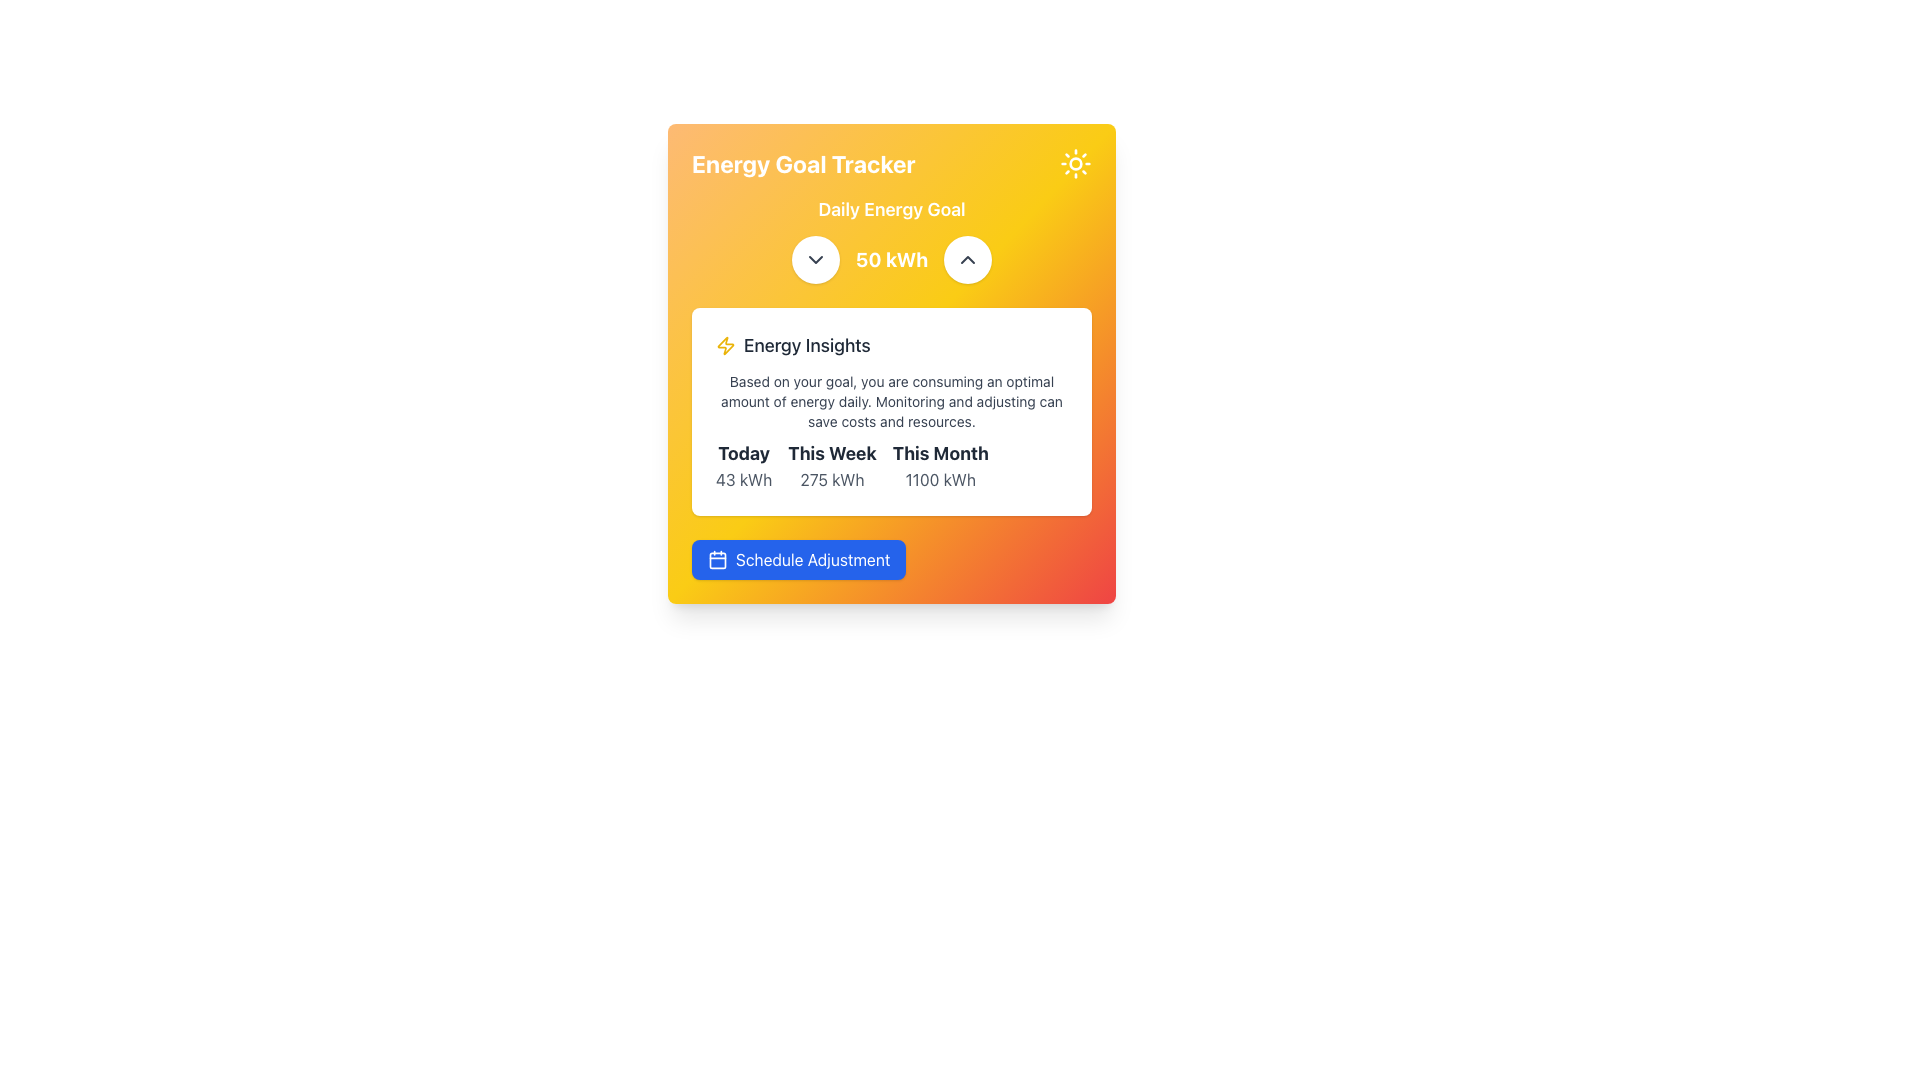  Describe the element at coordinates (891, 559) in the screenshot. I see `the button with a blue background and white text reading 'Schedule Adjustment', which is located at the bottom of the 'Energy Goal Tracker' card` at that location.